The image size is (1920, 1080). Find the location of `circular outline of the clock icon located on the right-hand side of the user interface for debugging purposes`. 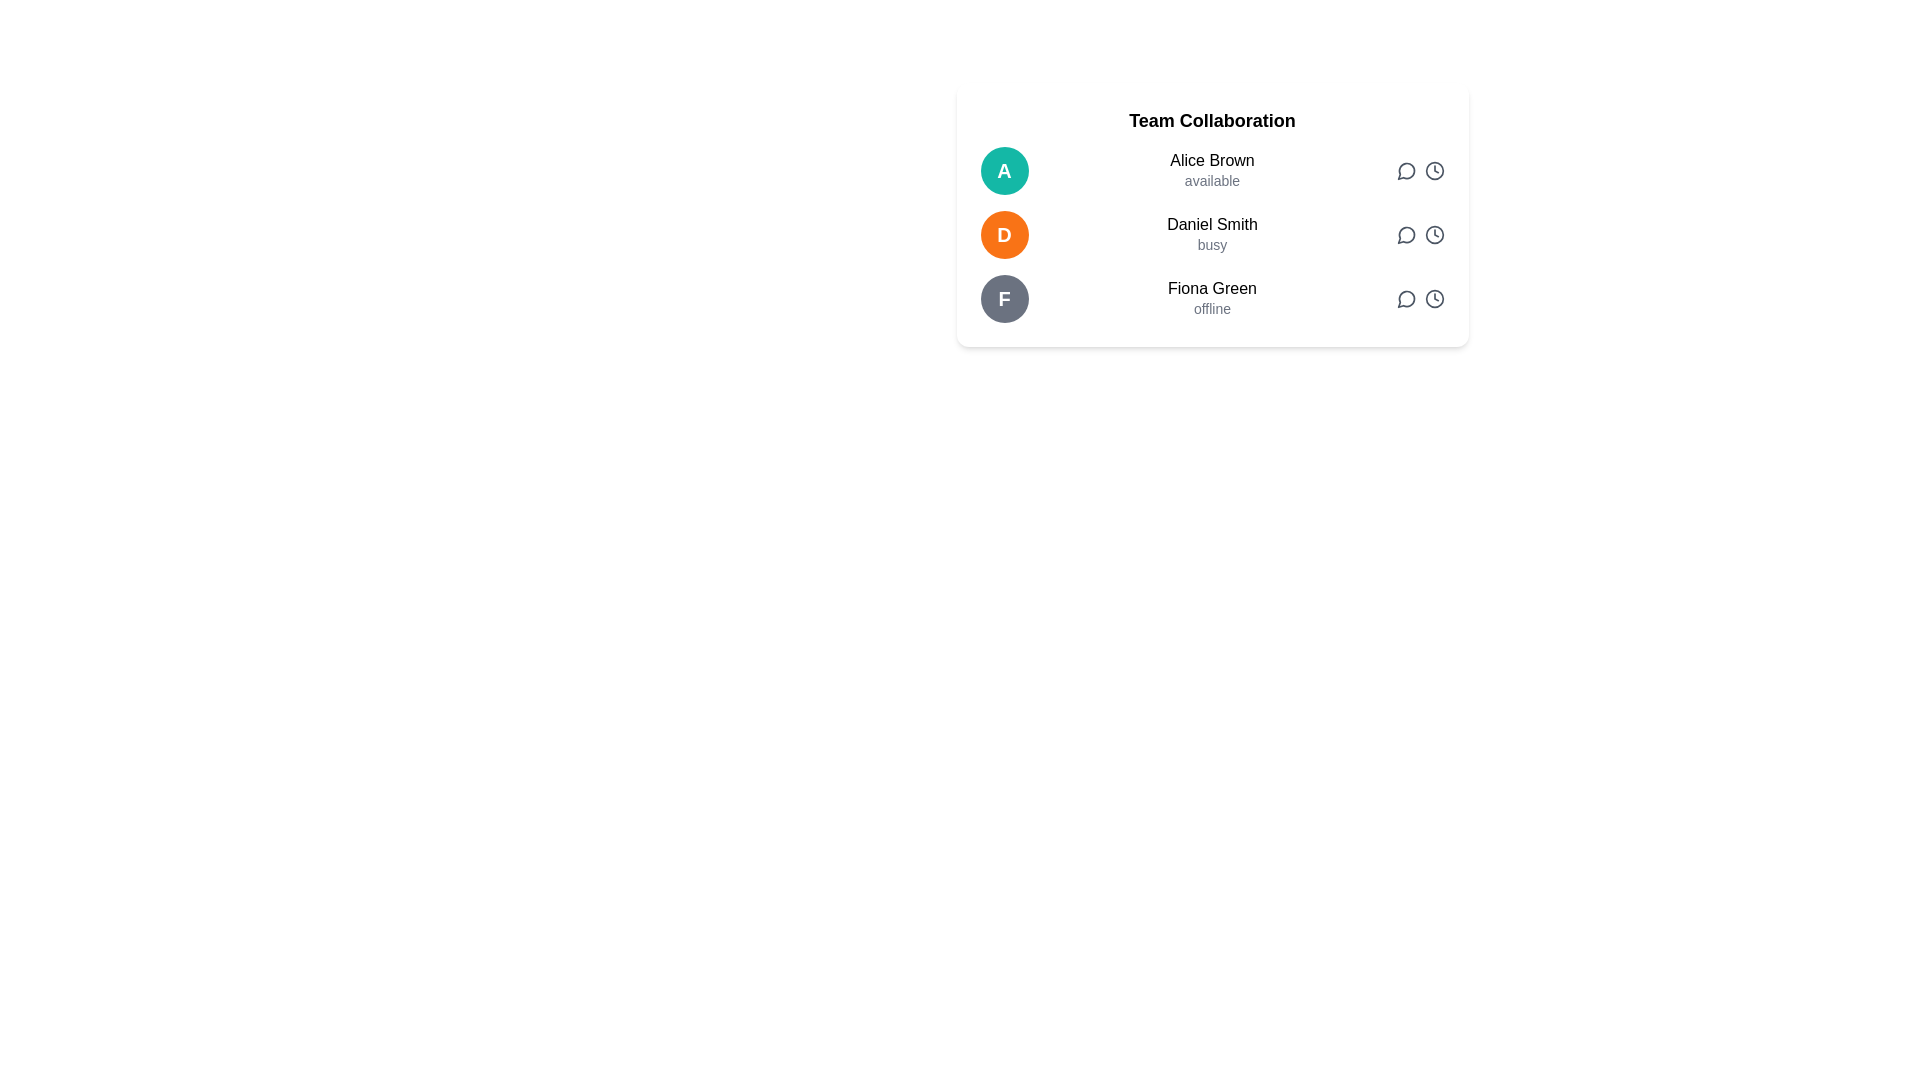

circular outline of the clock icon located on the right-hand side of the user interface for debugging purposes is located at coordinates (1433, 169).